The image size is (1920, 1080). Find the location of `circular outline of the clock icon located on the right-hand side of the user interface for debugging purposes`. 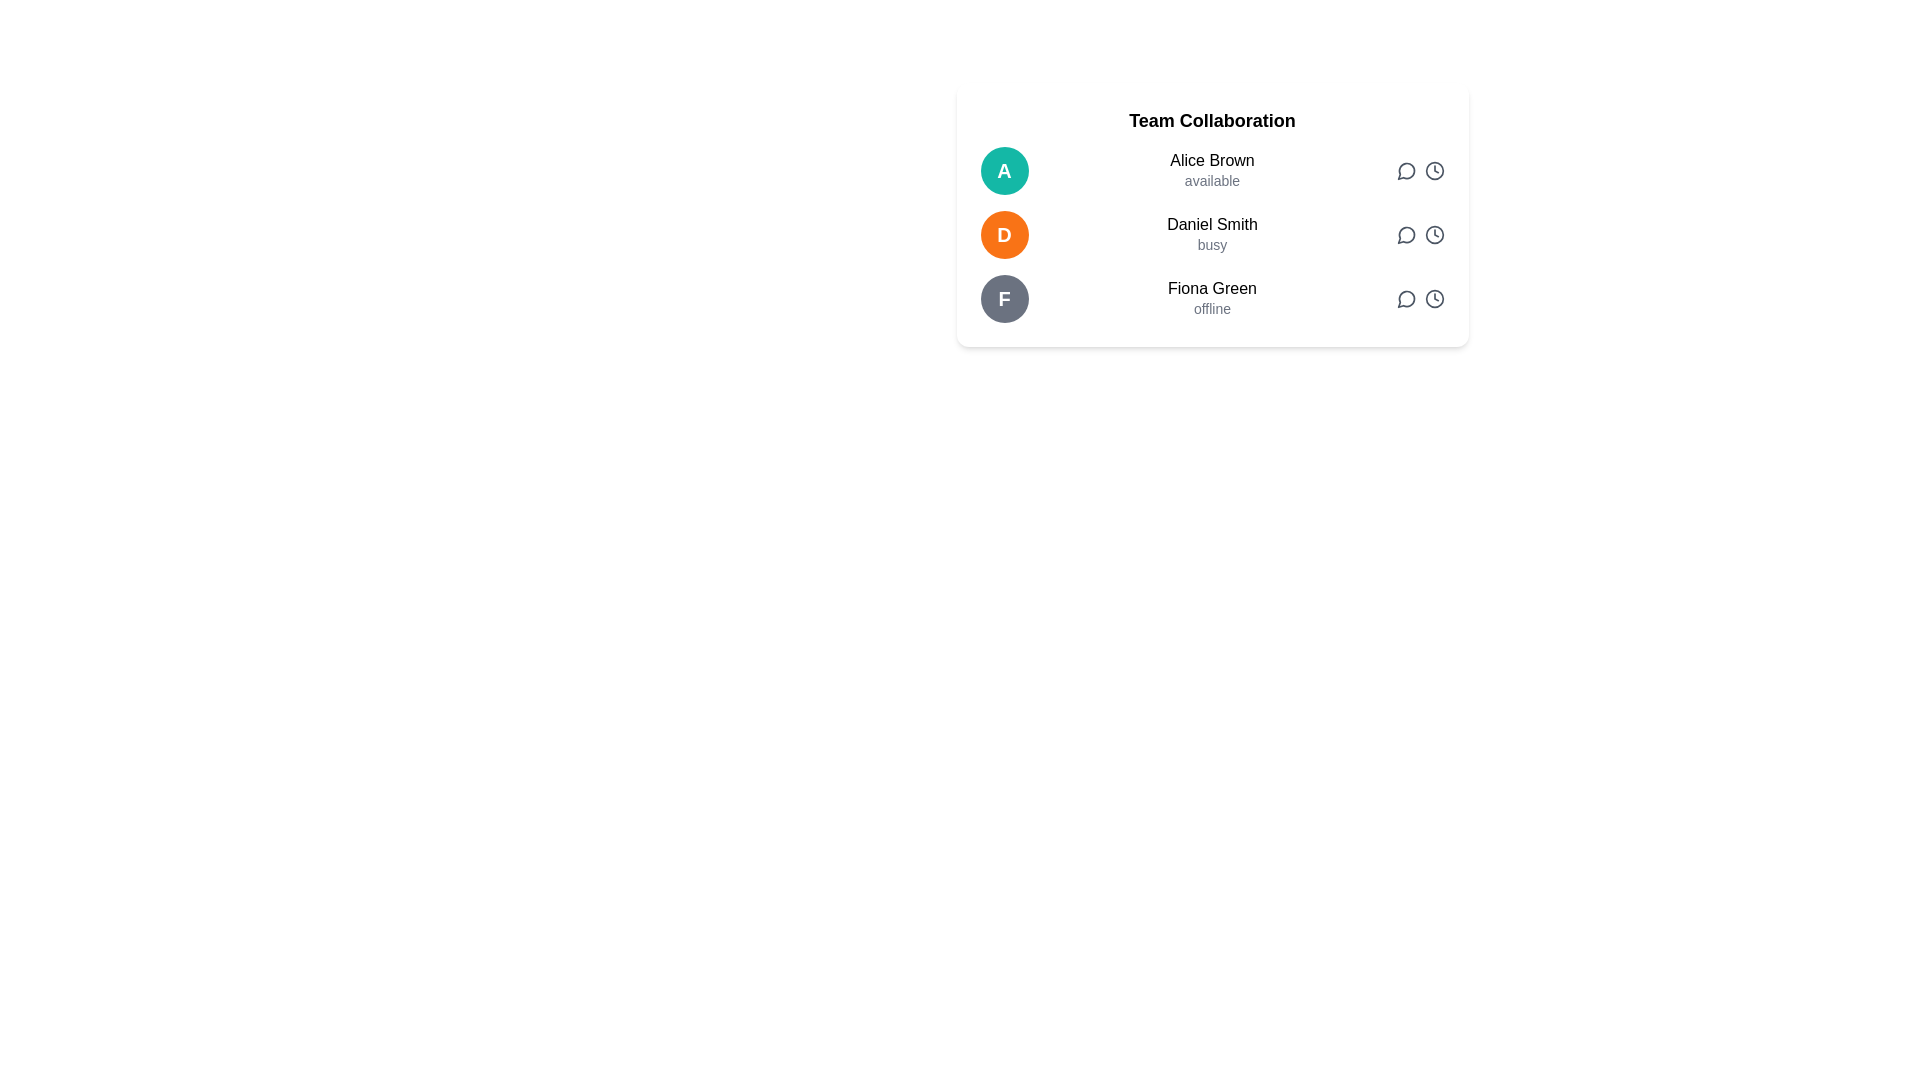

circular outline of the clock icon located on the right-hand side of the user interface for debugging purposes is located at coordinates (1433, 169).